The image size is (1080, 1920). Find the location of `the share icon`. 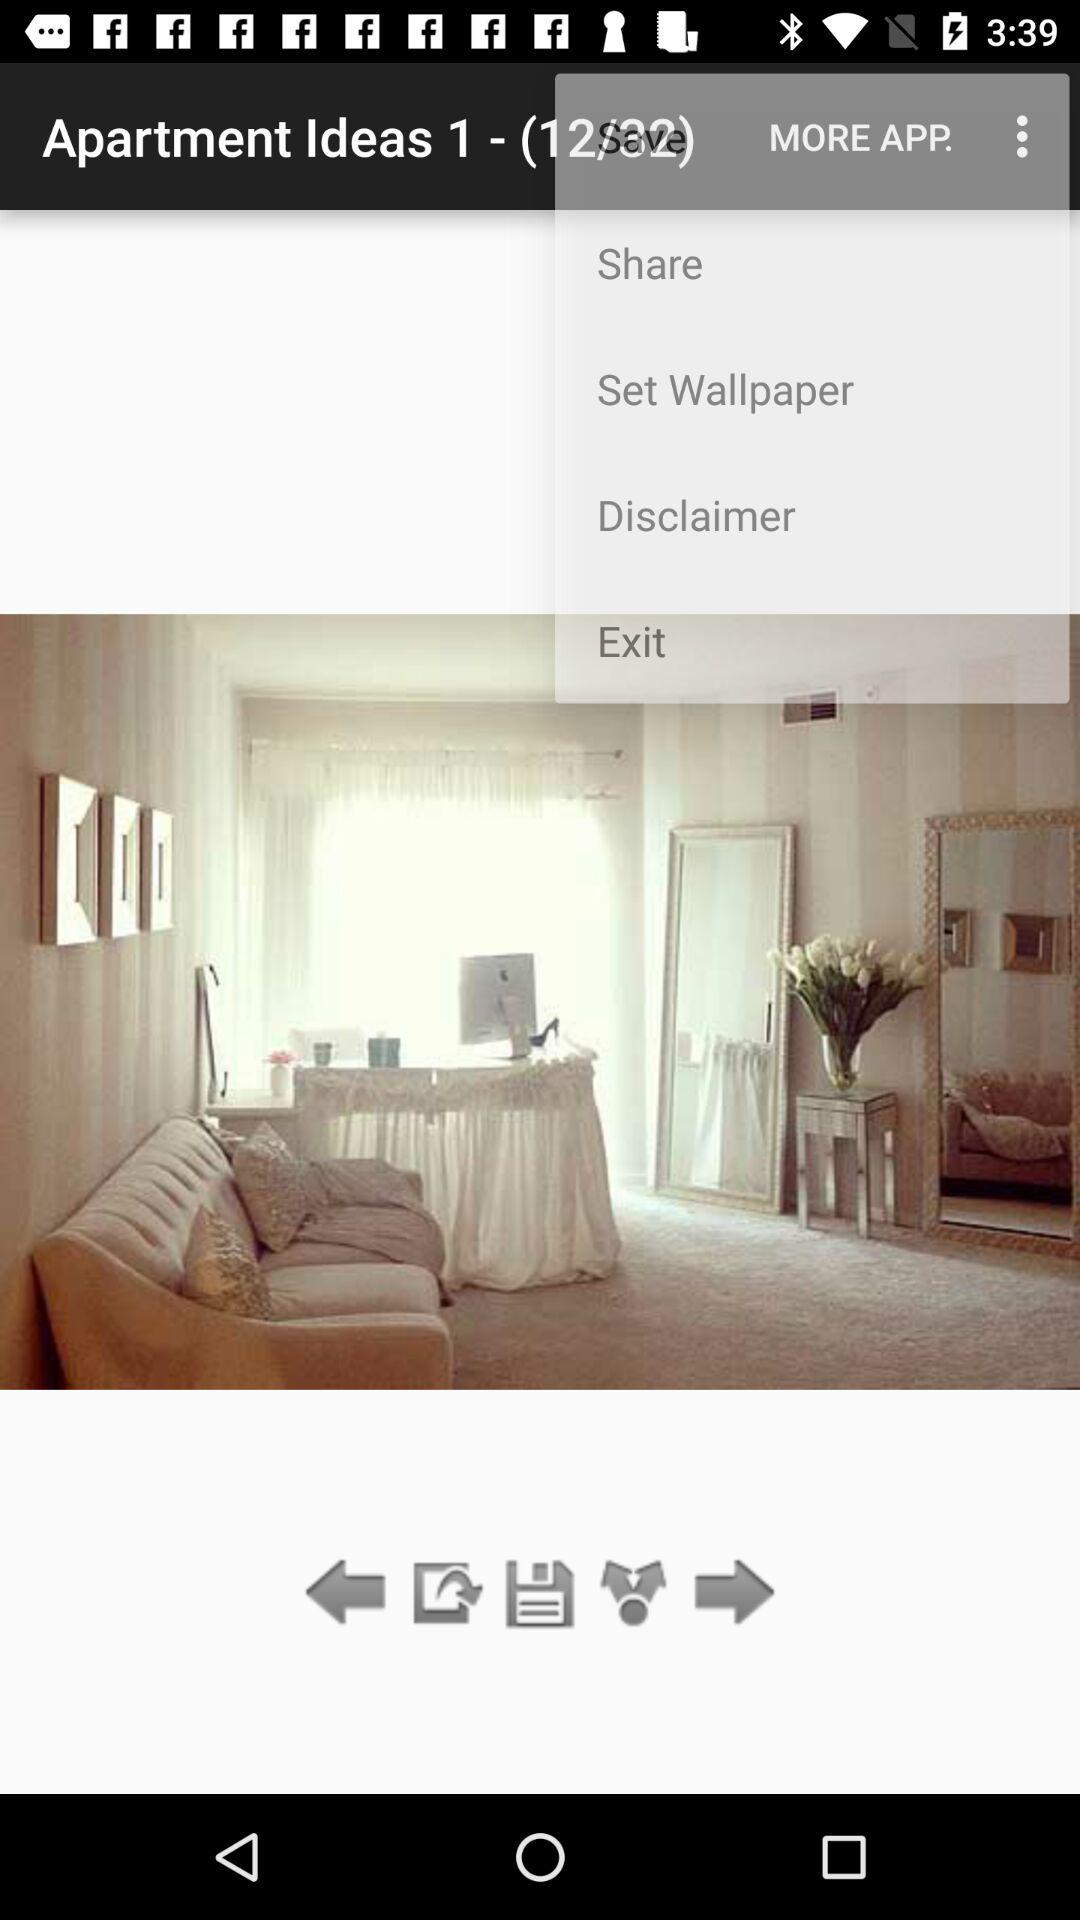

the share icon is located at coordinates (634, 1593).